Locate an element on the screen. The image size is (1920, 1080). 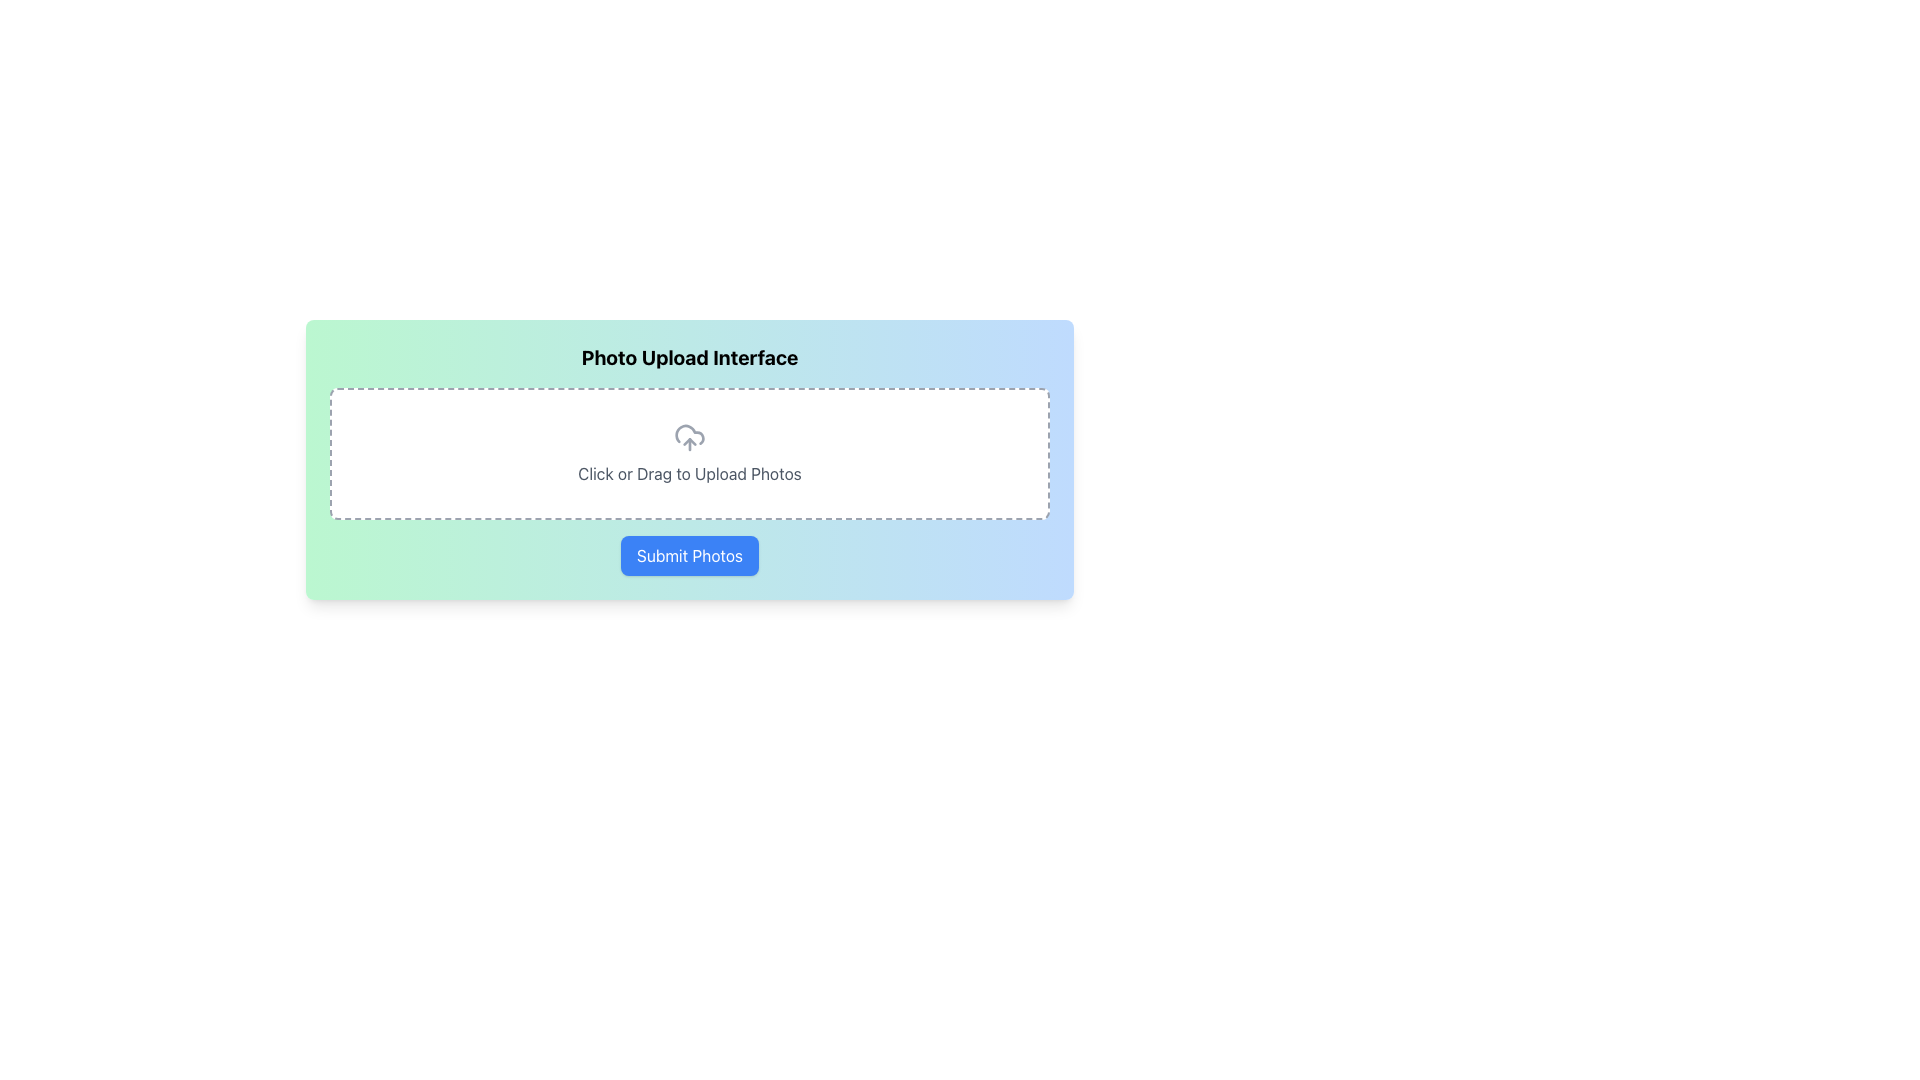
the upload icon located at the top-center of the dashed-bordered rectangle labeled 'Click or Drag to Upload Photos' is located at coordinates (690, 437).